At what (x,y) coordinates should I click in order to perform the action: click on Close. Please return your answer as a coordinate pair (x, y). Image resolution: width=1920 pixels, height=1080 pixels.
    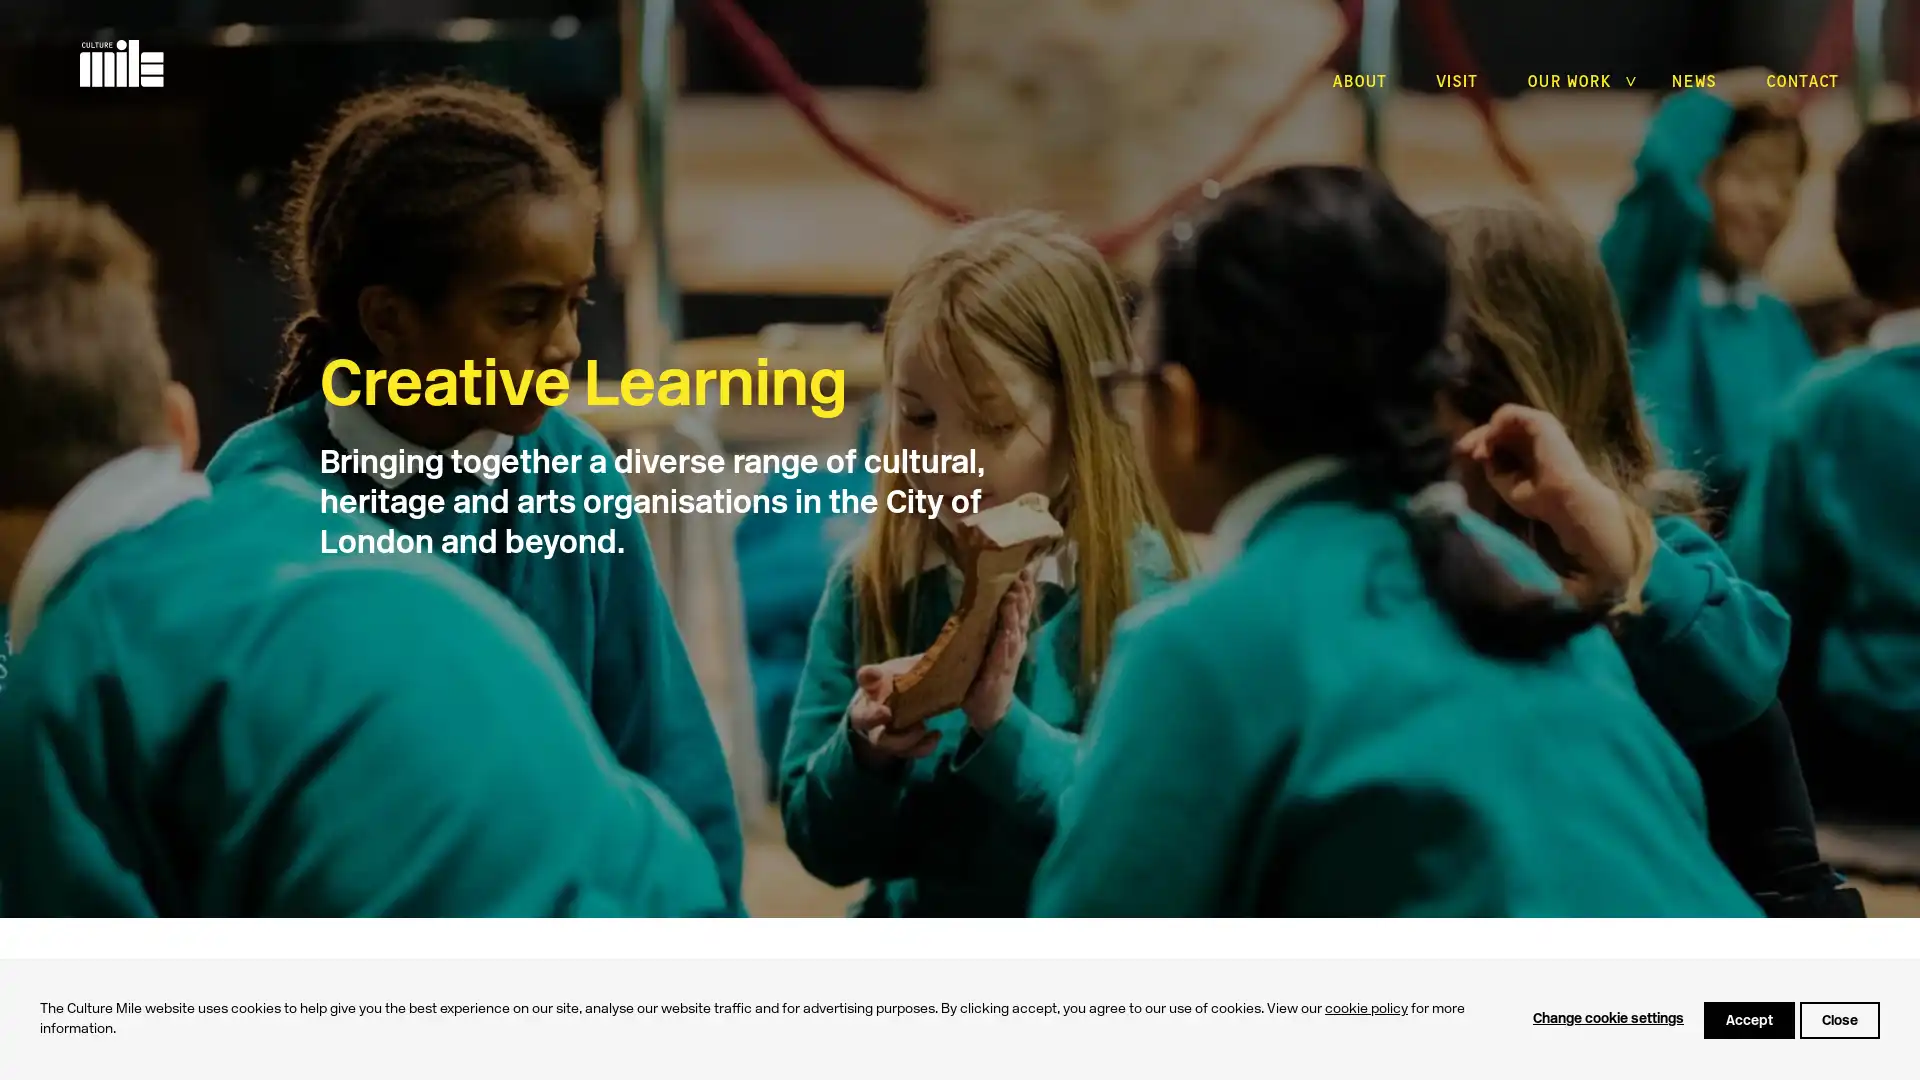
    Looking at the image, I should click on (1839, 1019).